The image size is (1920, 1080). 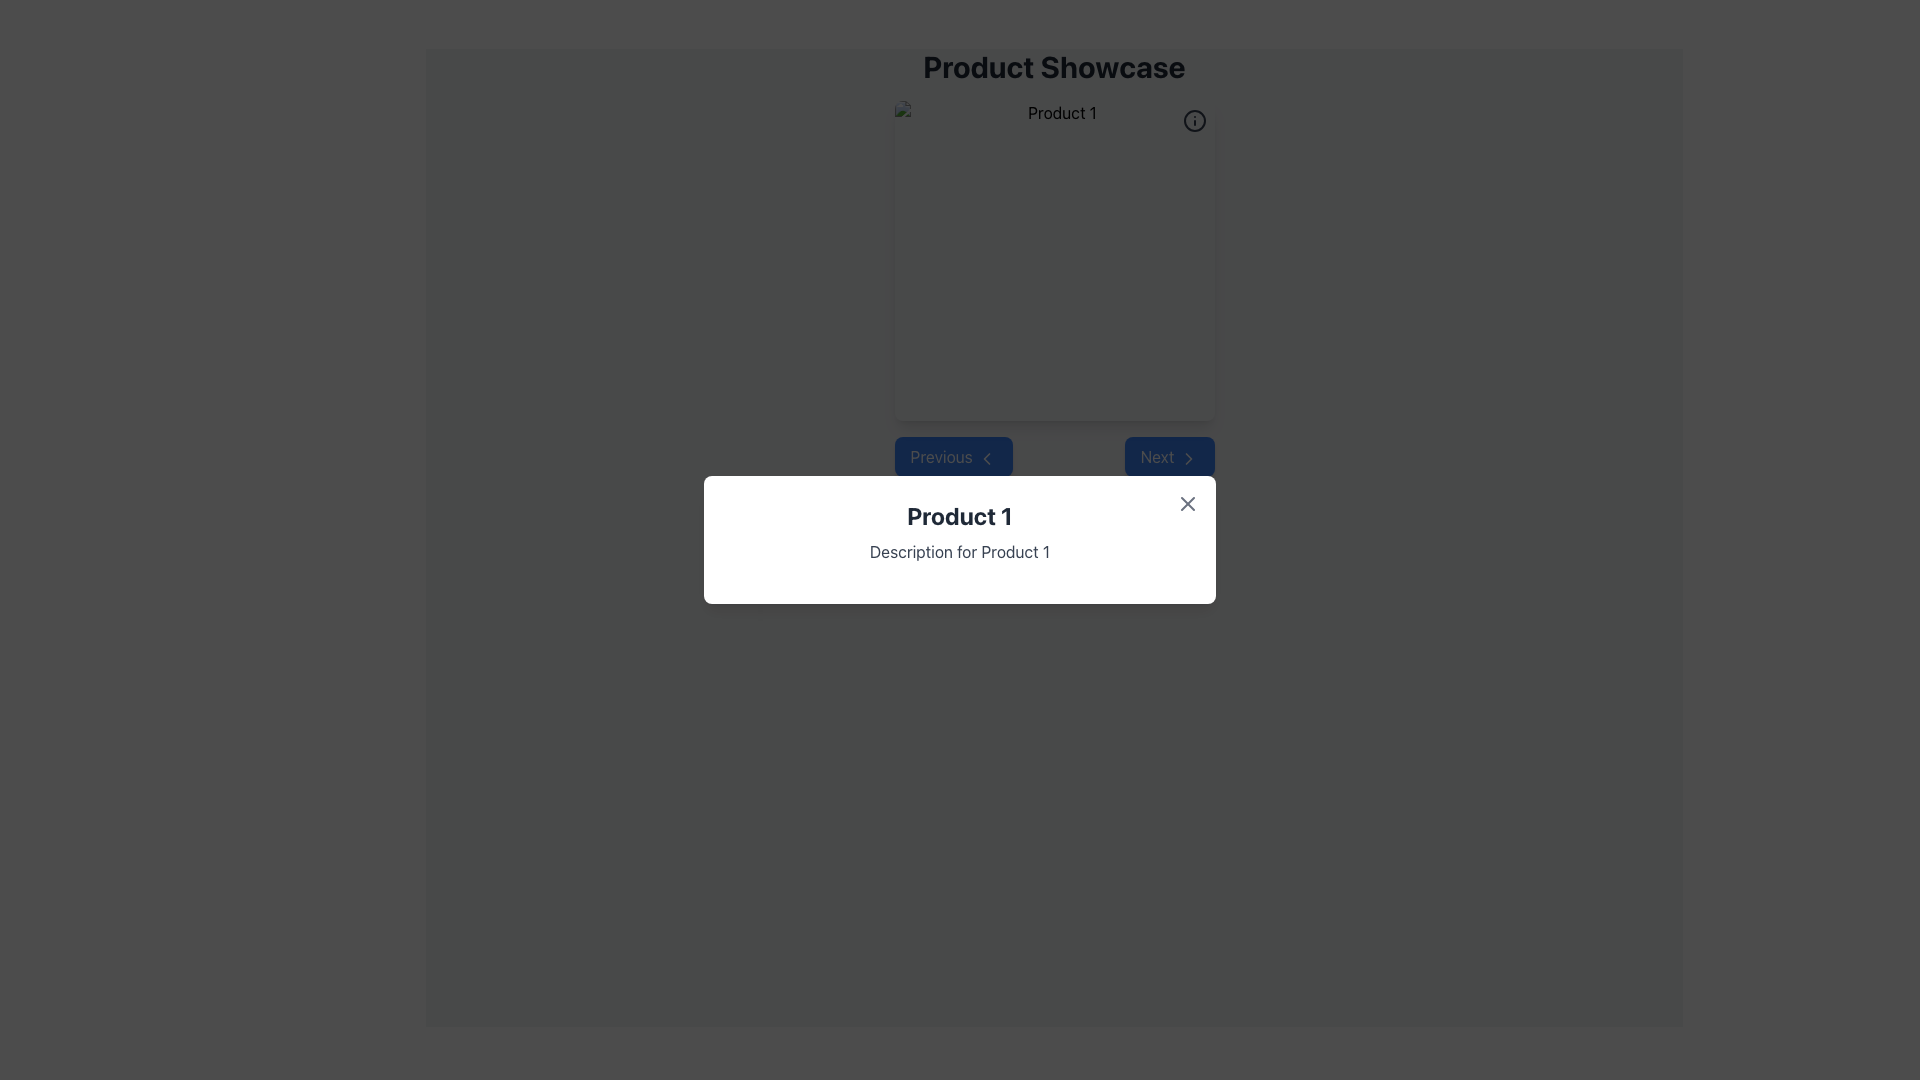 What do you see at coordinates (960, 551) in the screenshot?
I see `the text label providing a brief description of 'Product 1' located directly below the bolded title in the white rectangular modal` at bounding box center [960, 551].